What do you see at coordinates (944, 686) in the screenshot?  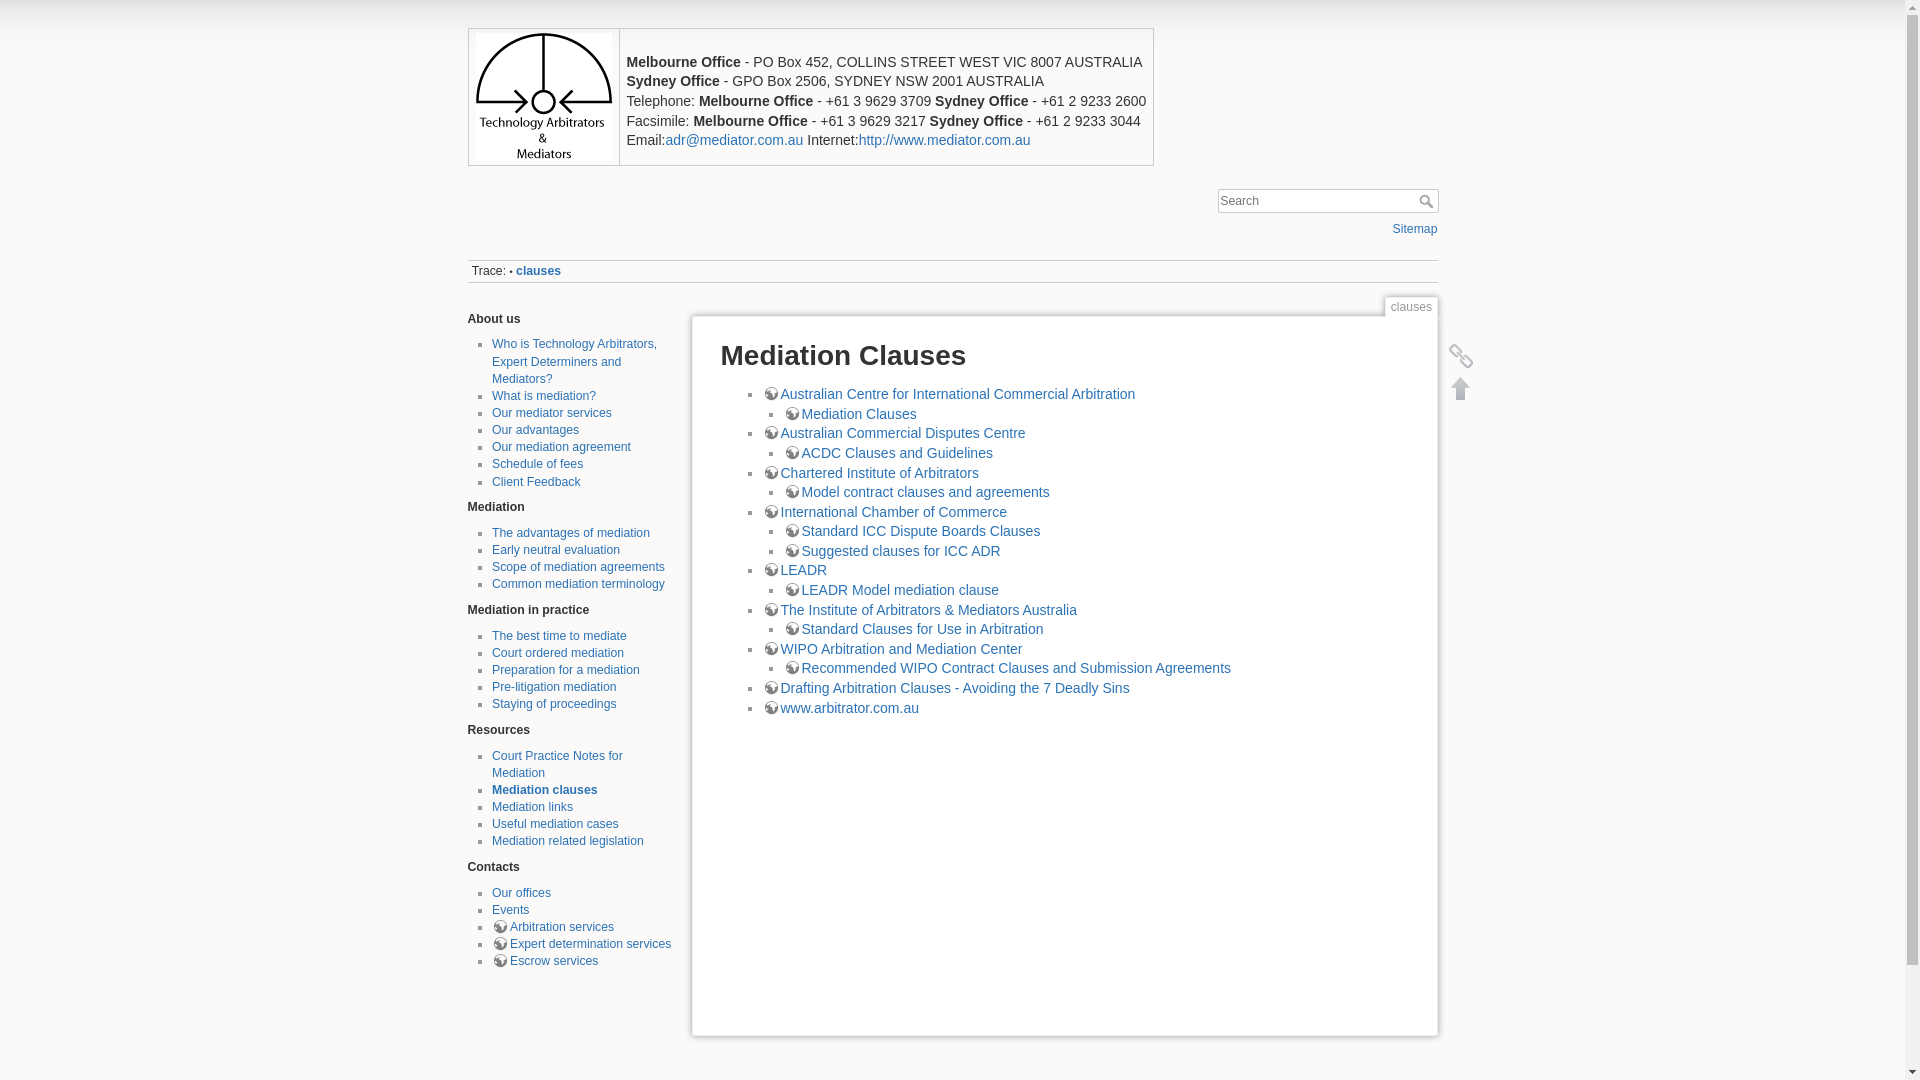 I see `'Drafting Arbitration Clauses - Avoiding the 7 Deadly Sins'` at bounding box center [944, 686].